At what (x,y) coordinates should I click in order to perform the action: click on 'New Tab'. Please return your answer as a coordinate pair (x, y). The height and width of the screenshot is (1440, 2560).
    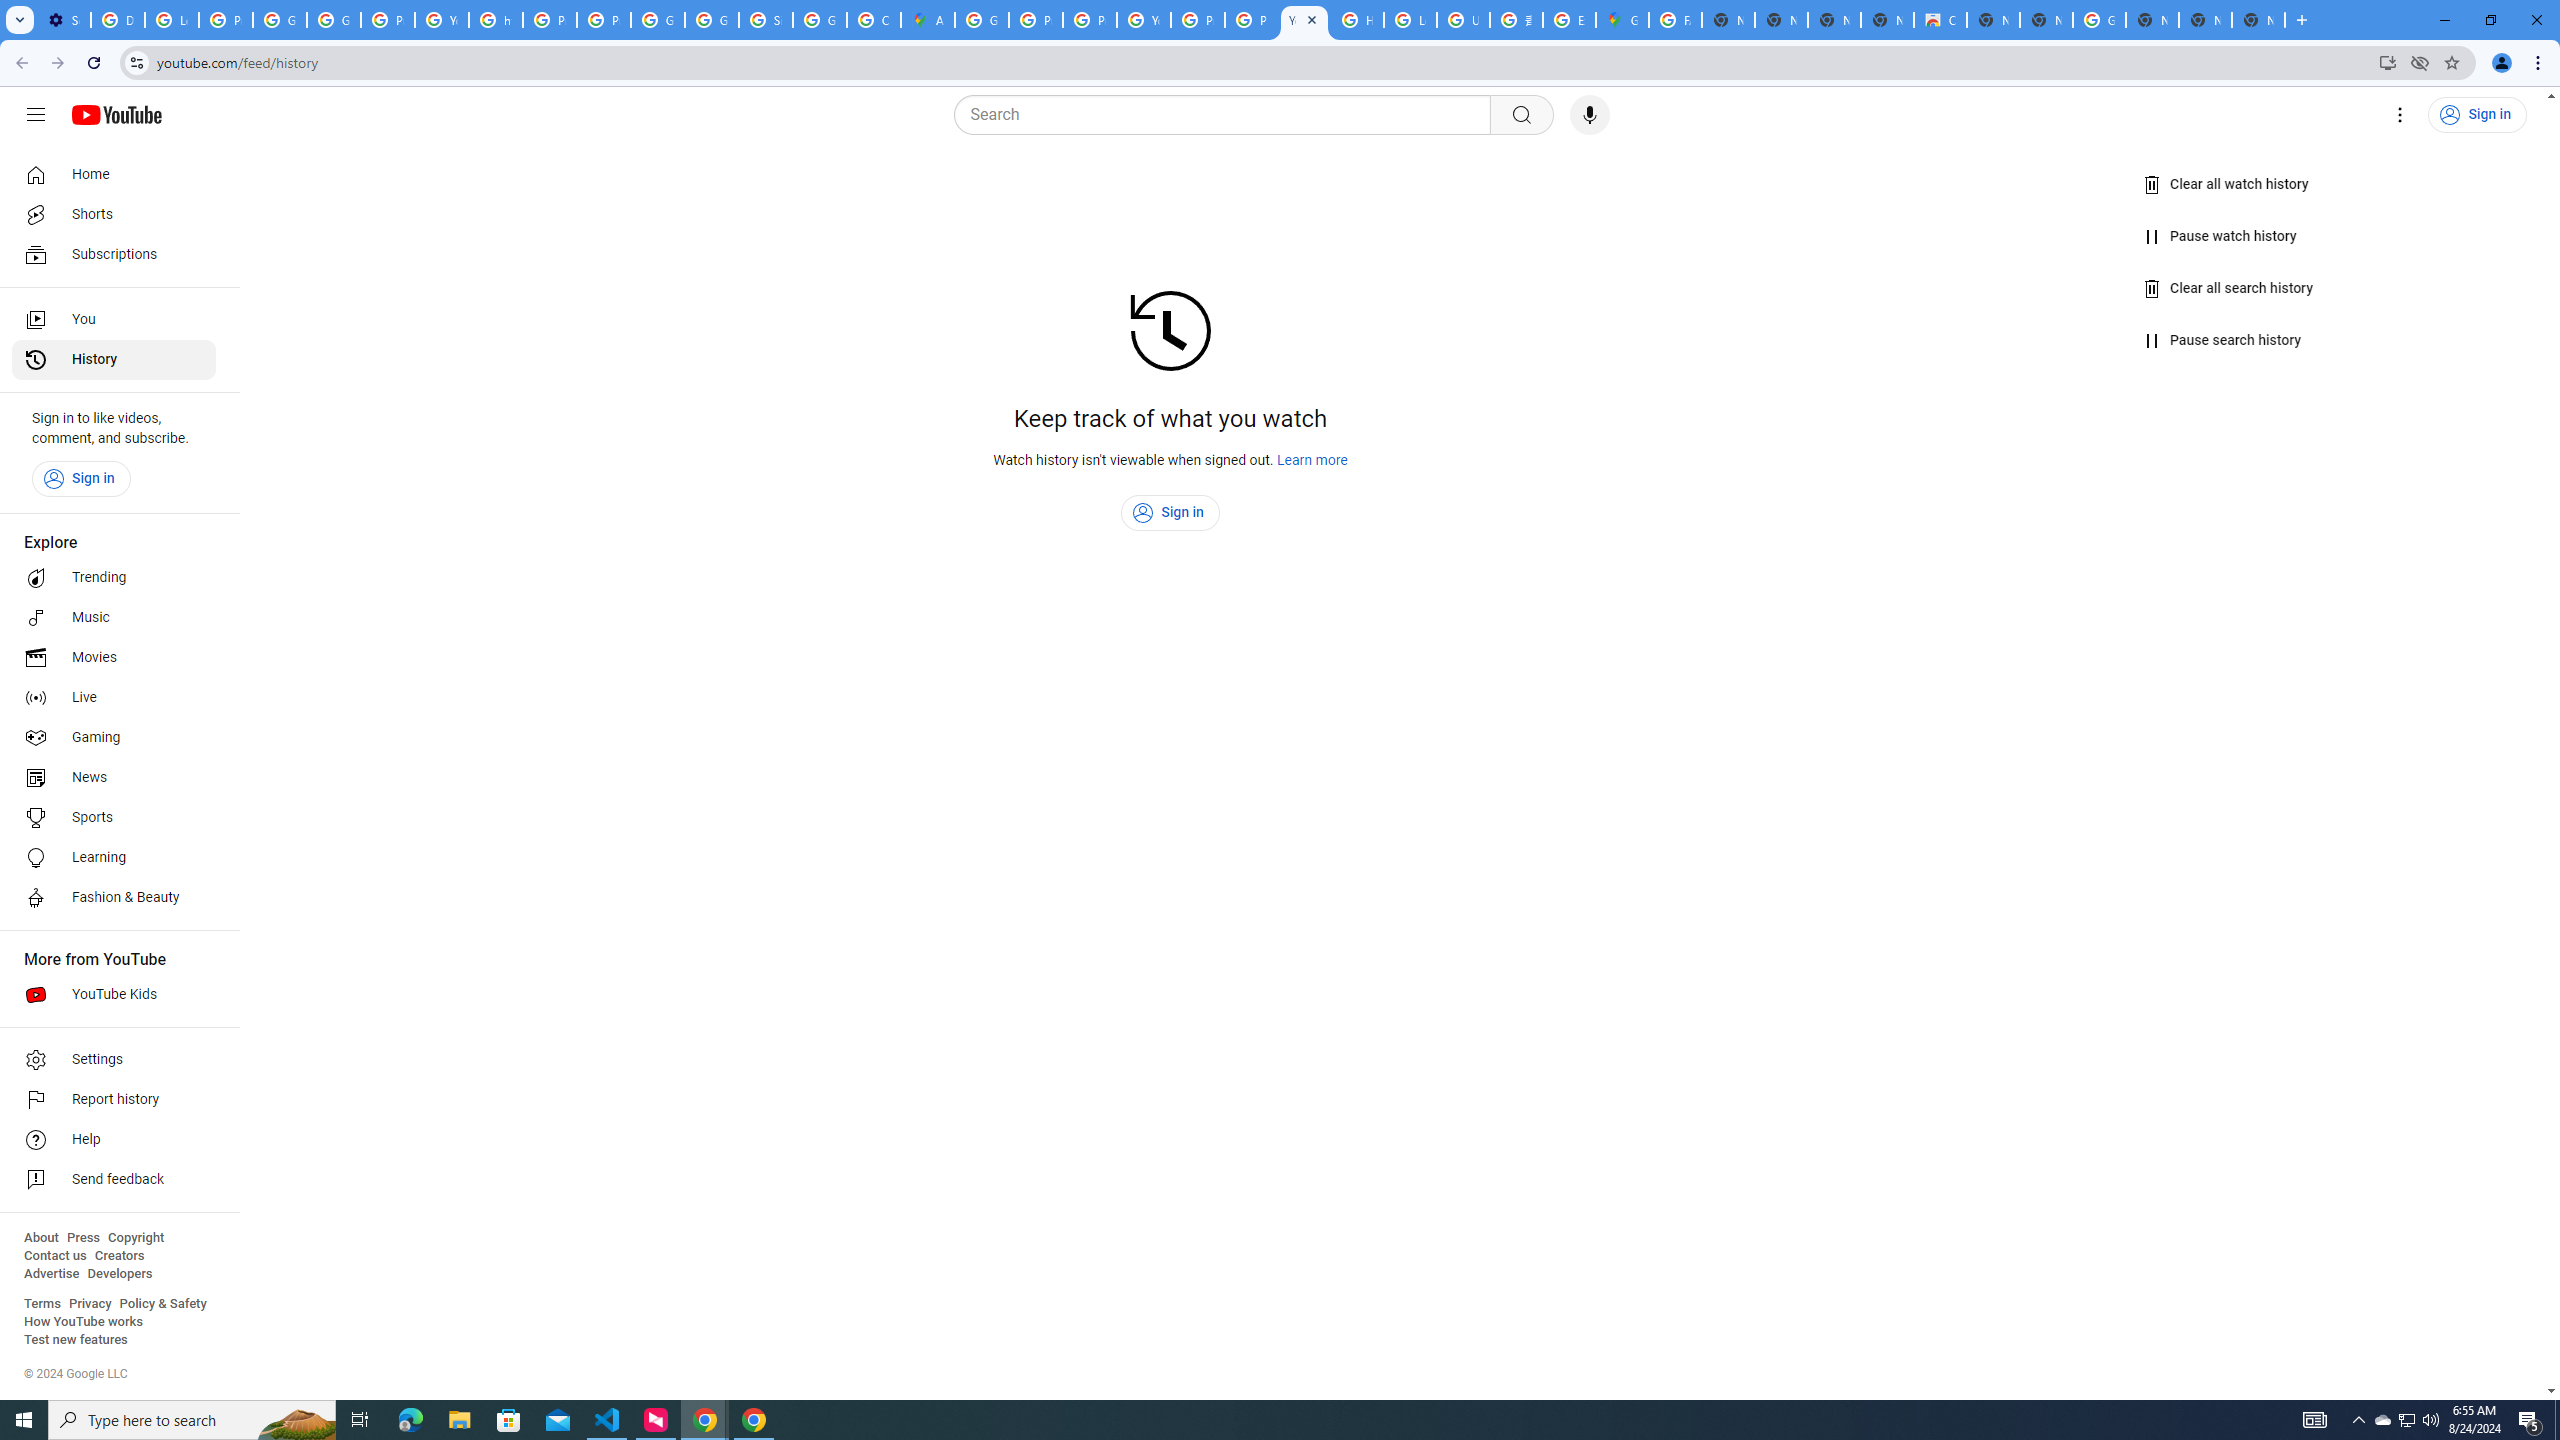
    Looking at the image, I should click on (2257, 19).